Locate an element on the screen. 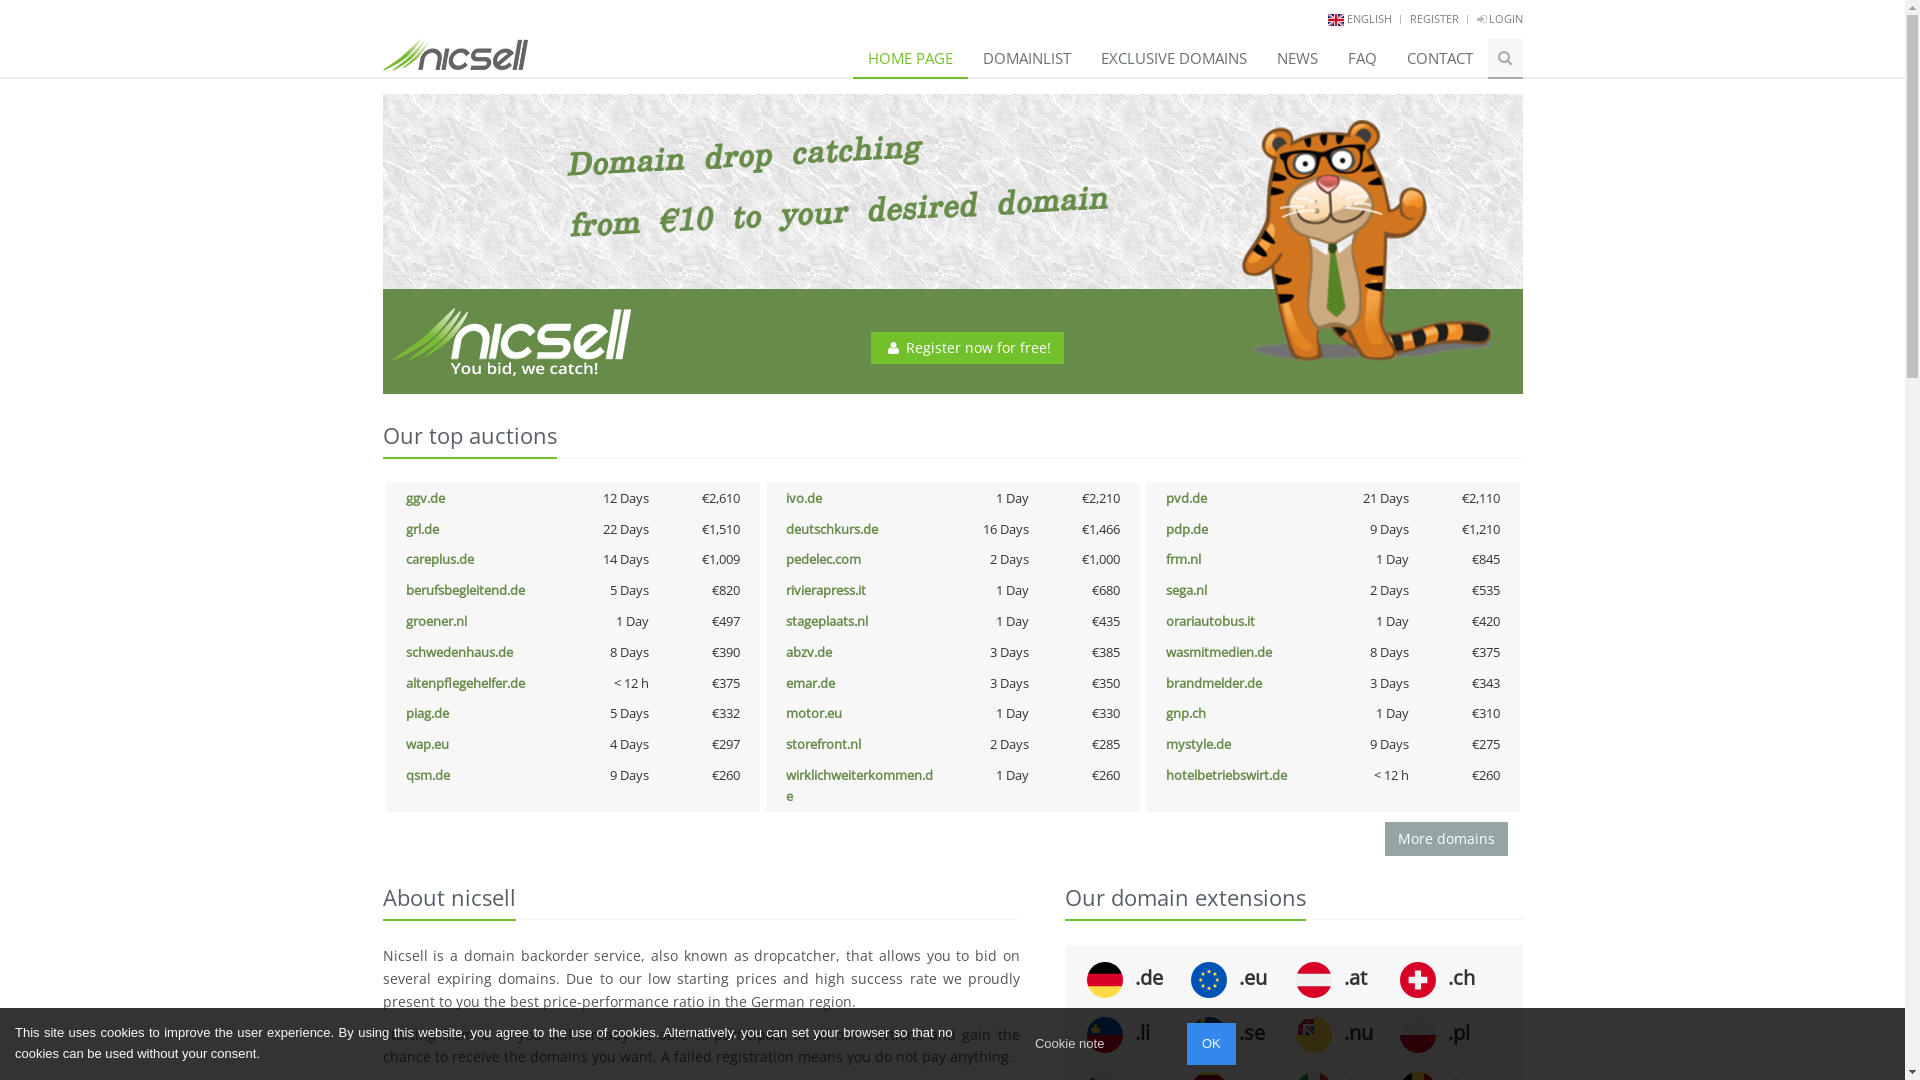 The image size is (1920, 1080). 'CONTACT' is located at coordinates (1440, 57).